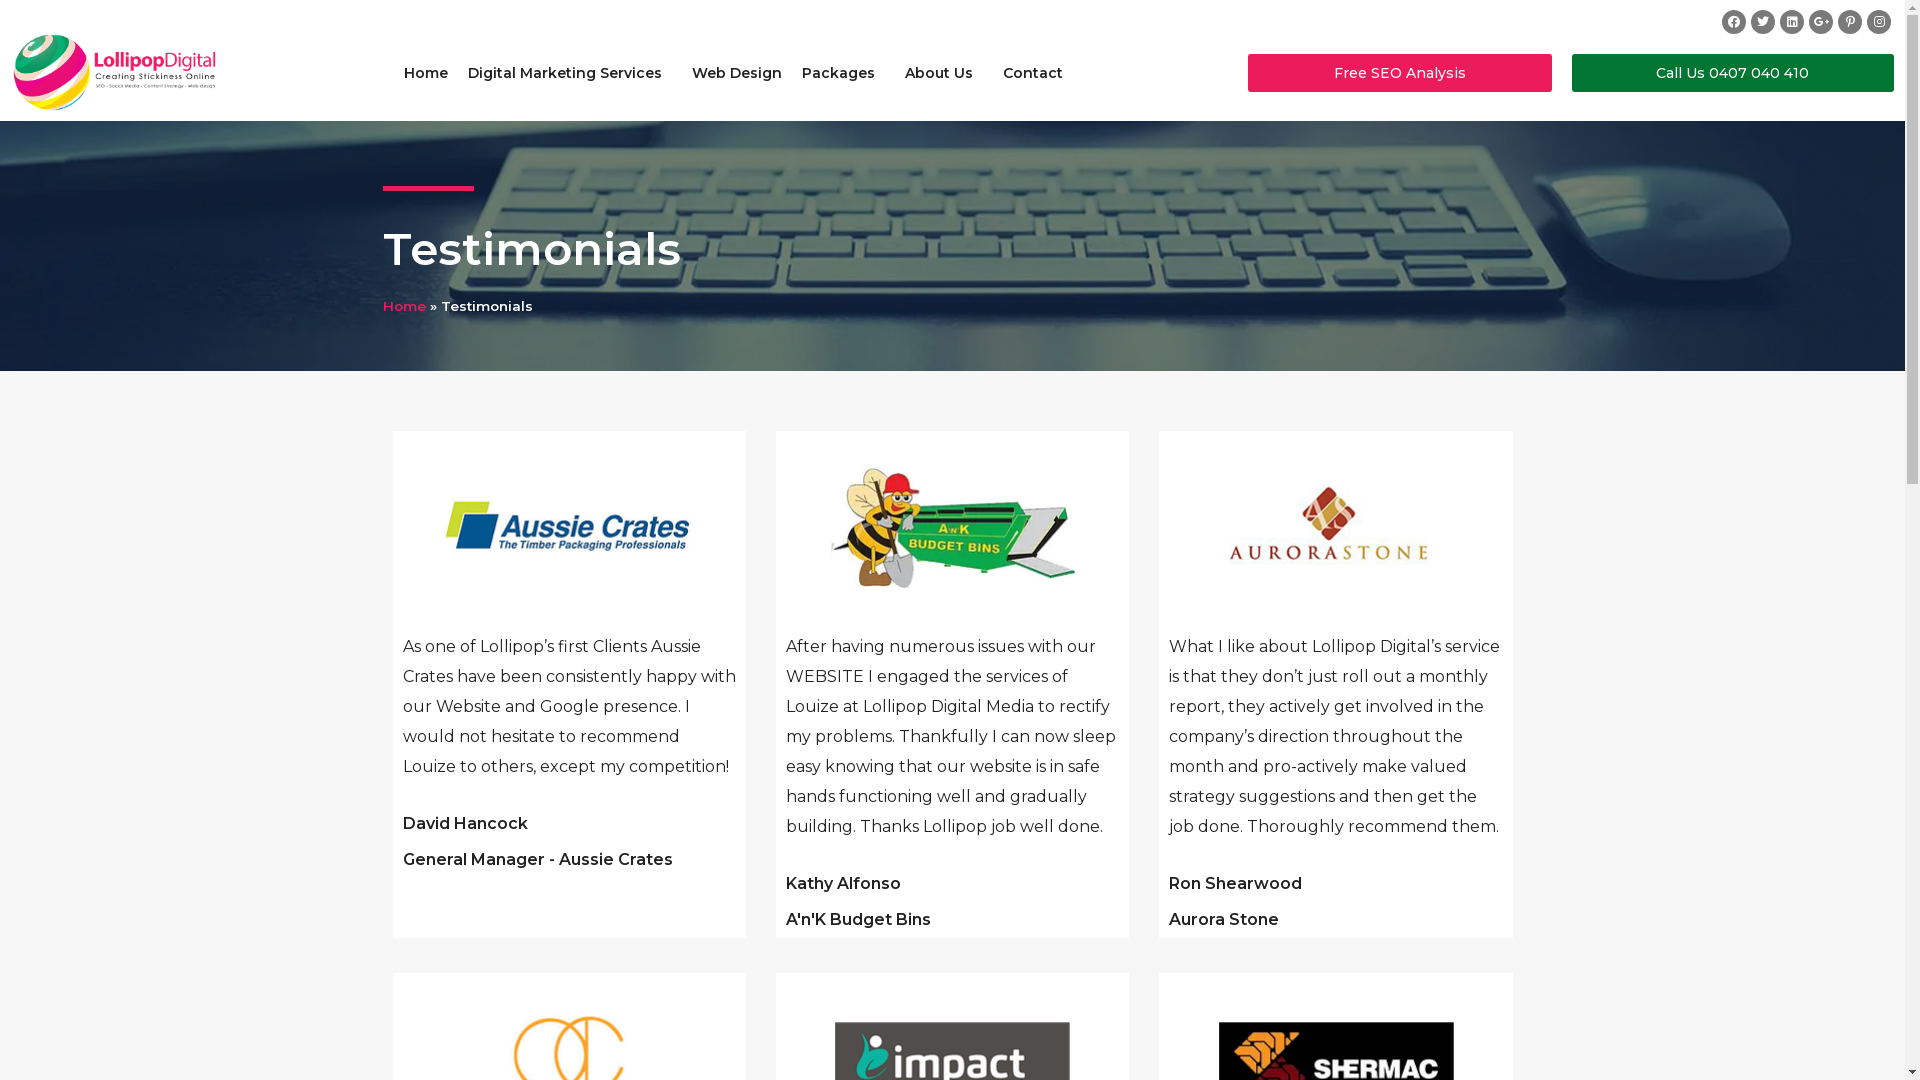  Describe the element at coordinates (569, 72) in the screenshot. I see `'Digital Marketing Services'` at that location.